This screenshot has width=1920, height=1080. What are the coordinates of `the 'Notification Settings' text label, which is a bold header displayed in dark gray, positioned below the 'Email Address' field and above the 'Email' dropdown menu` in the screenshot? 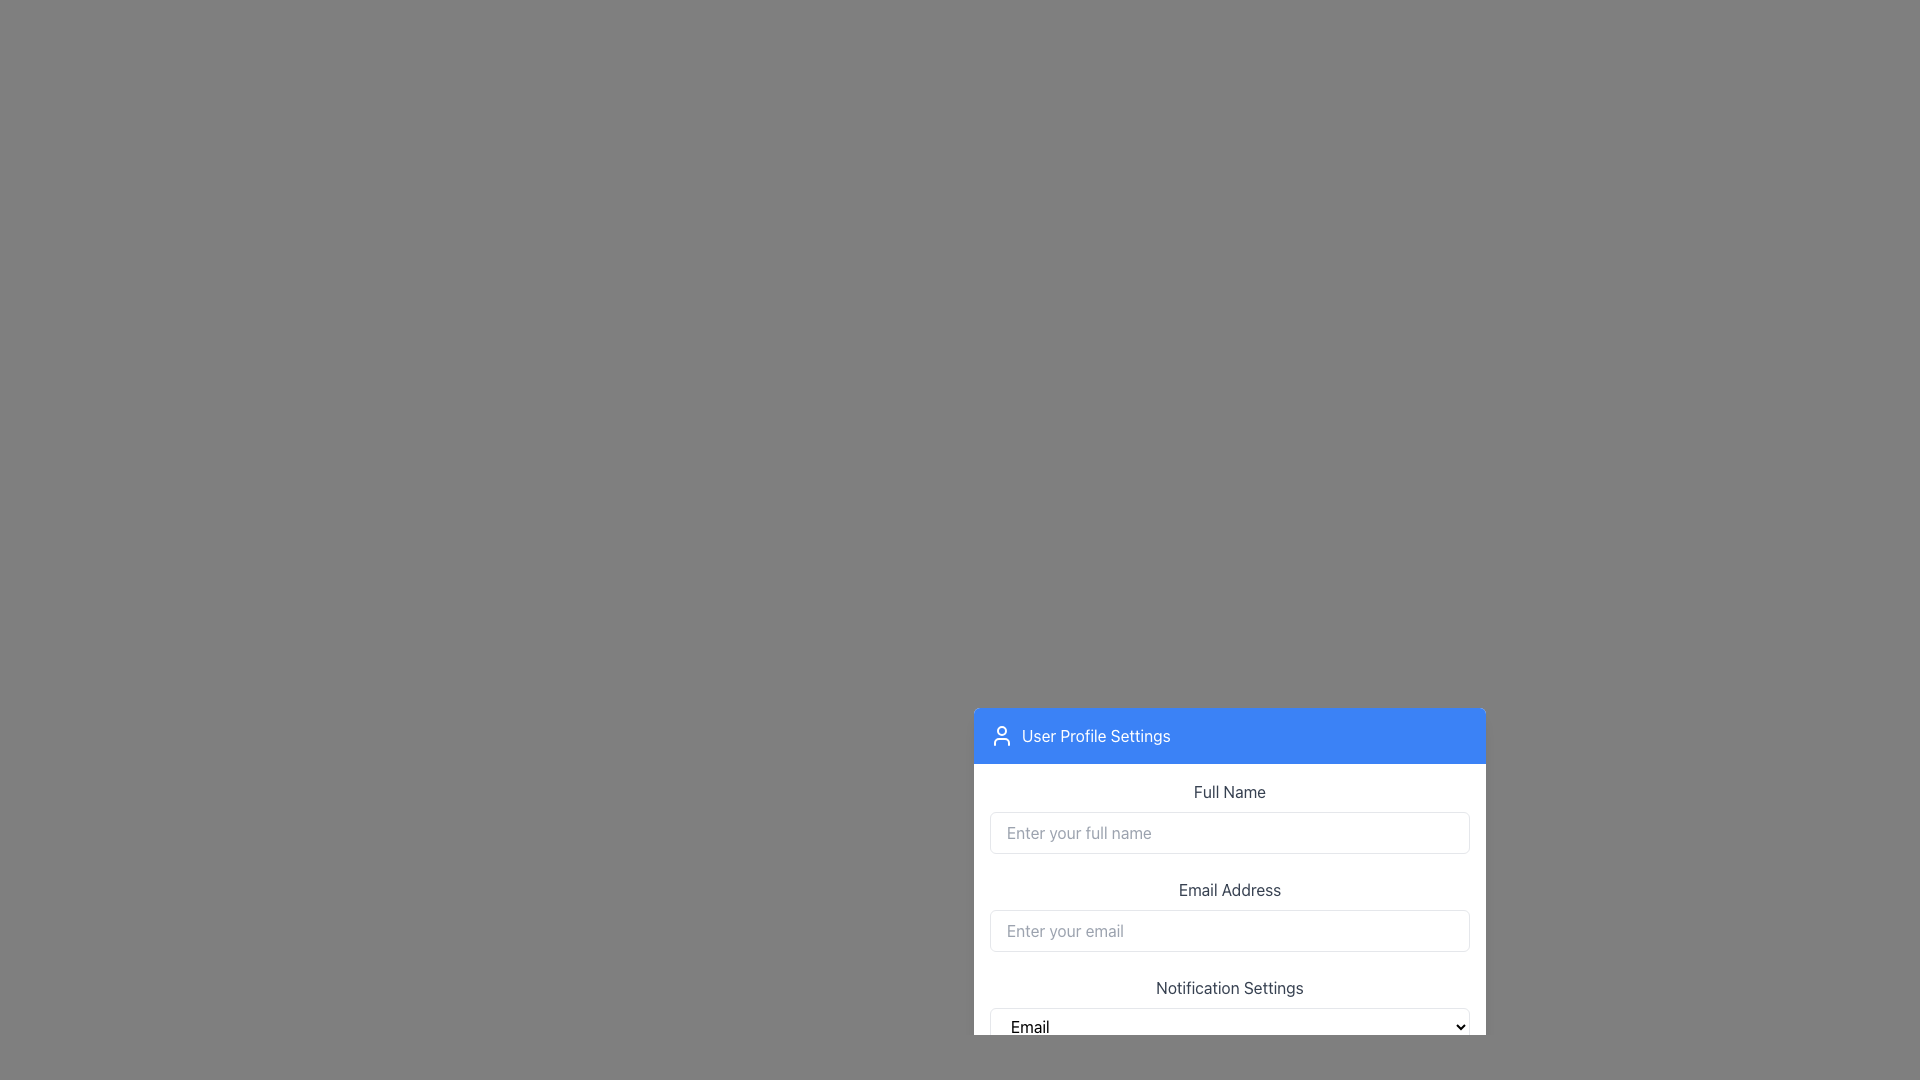 It's located at (1228, 986).